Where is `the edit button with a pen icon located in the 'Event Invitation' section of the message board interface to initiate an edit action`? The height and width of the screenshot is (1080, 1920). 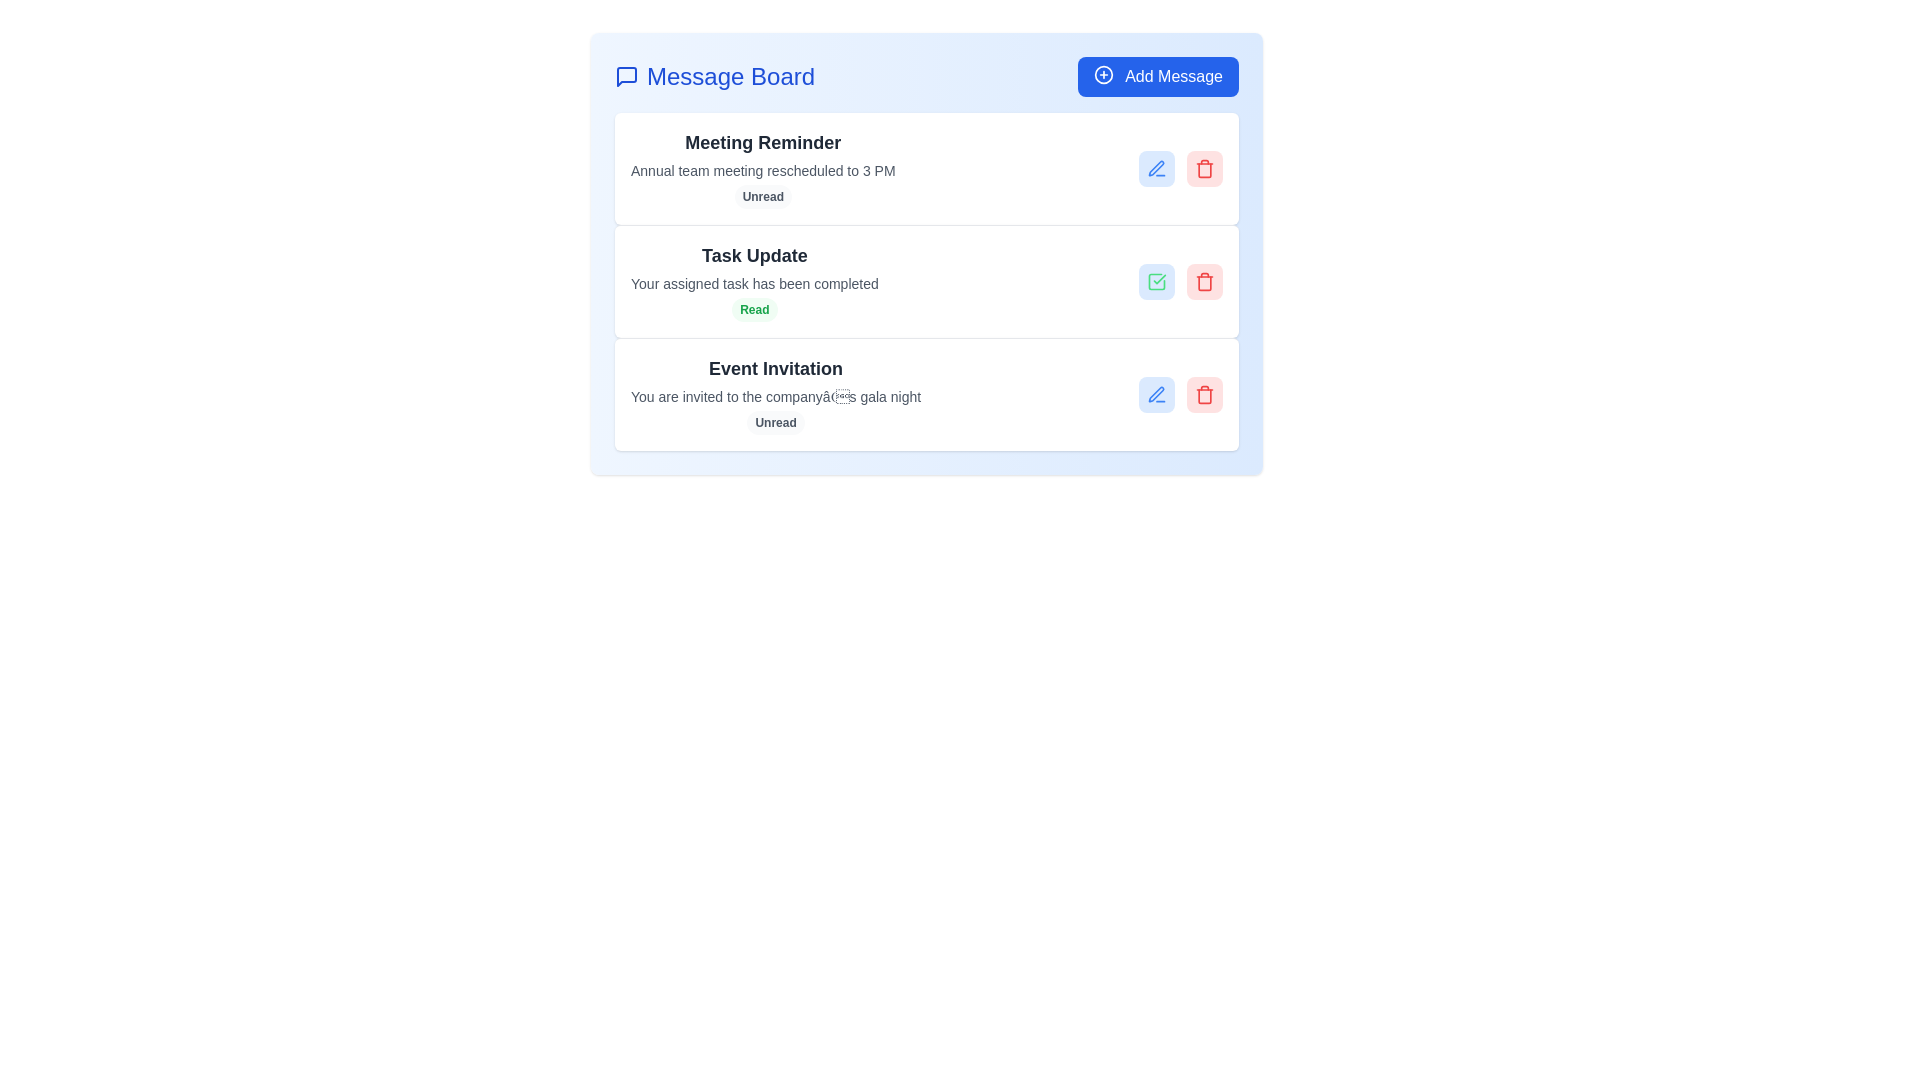
the edit button with a pen icon located in the 'Event Invitation' section of the message board interface to initiate an edit action is located at coordinates (1156, 394).